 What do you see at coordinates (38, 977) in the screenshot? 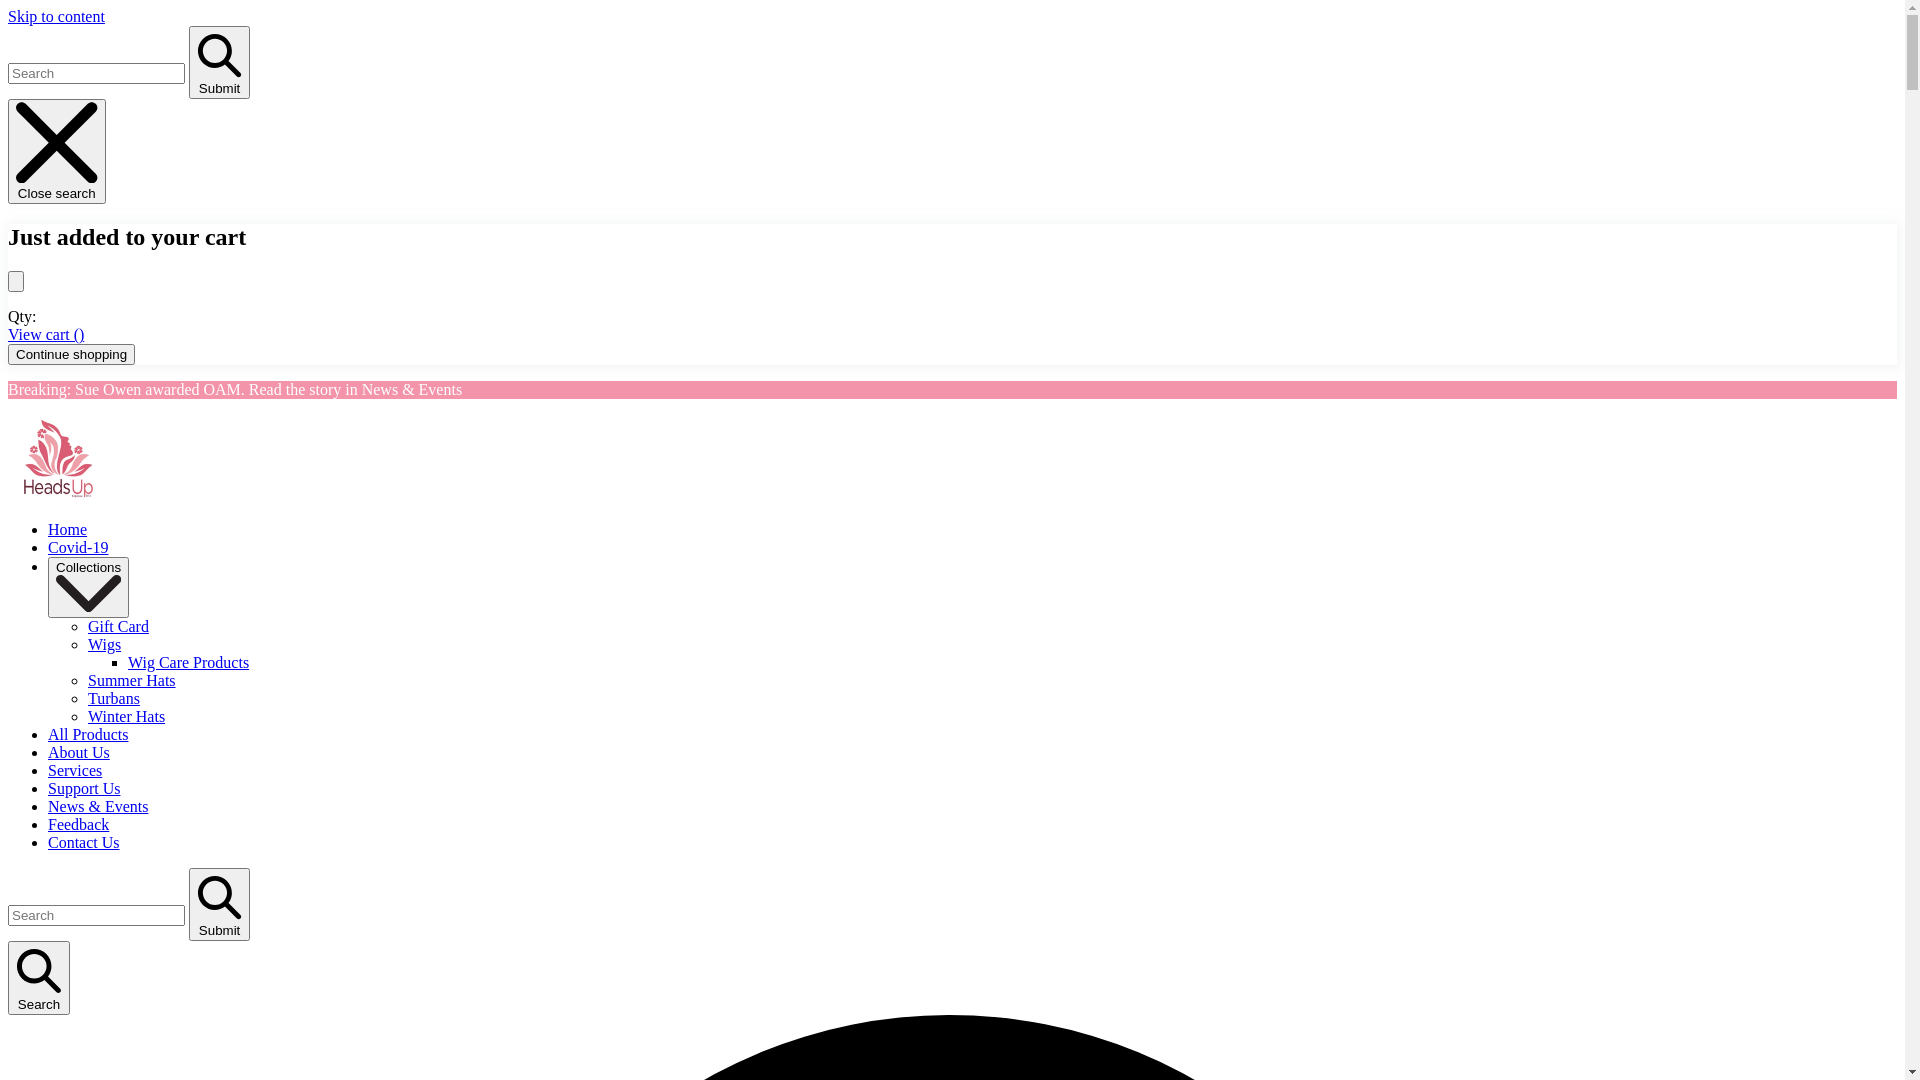
I see `'Search'` at bounding box center [38, 977].